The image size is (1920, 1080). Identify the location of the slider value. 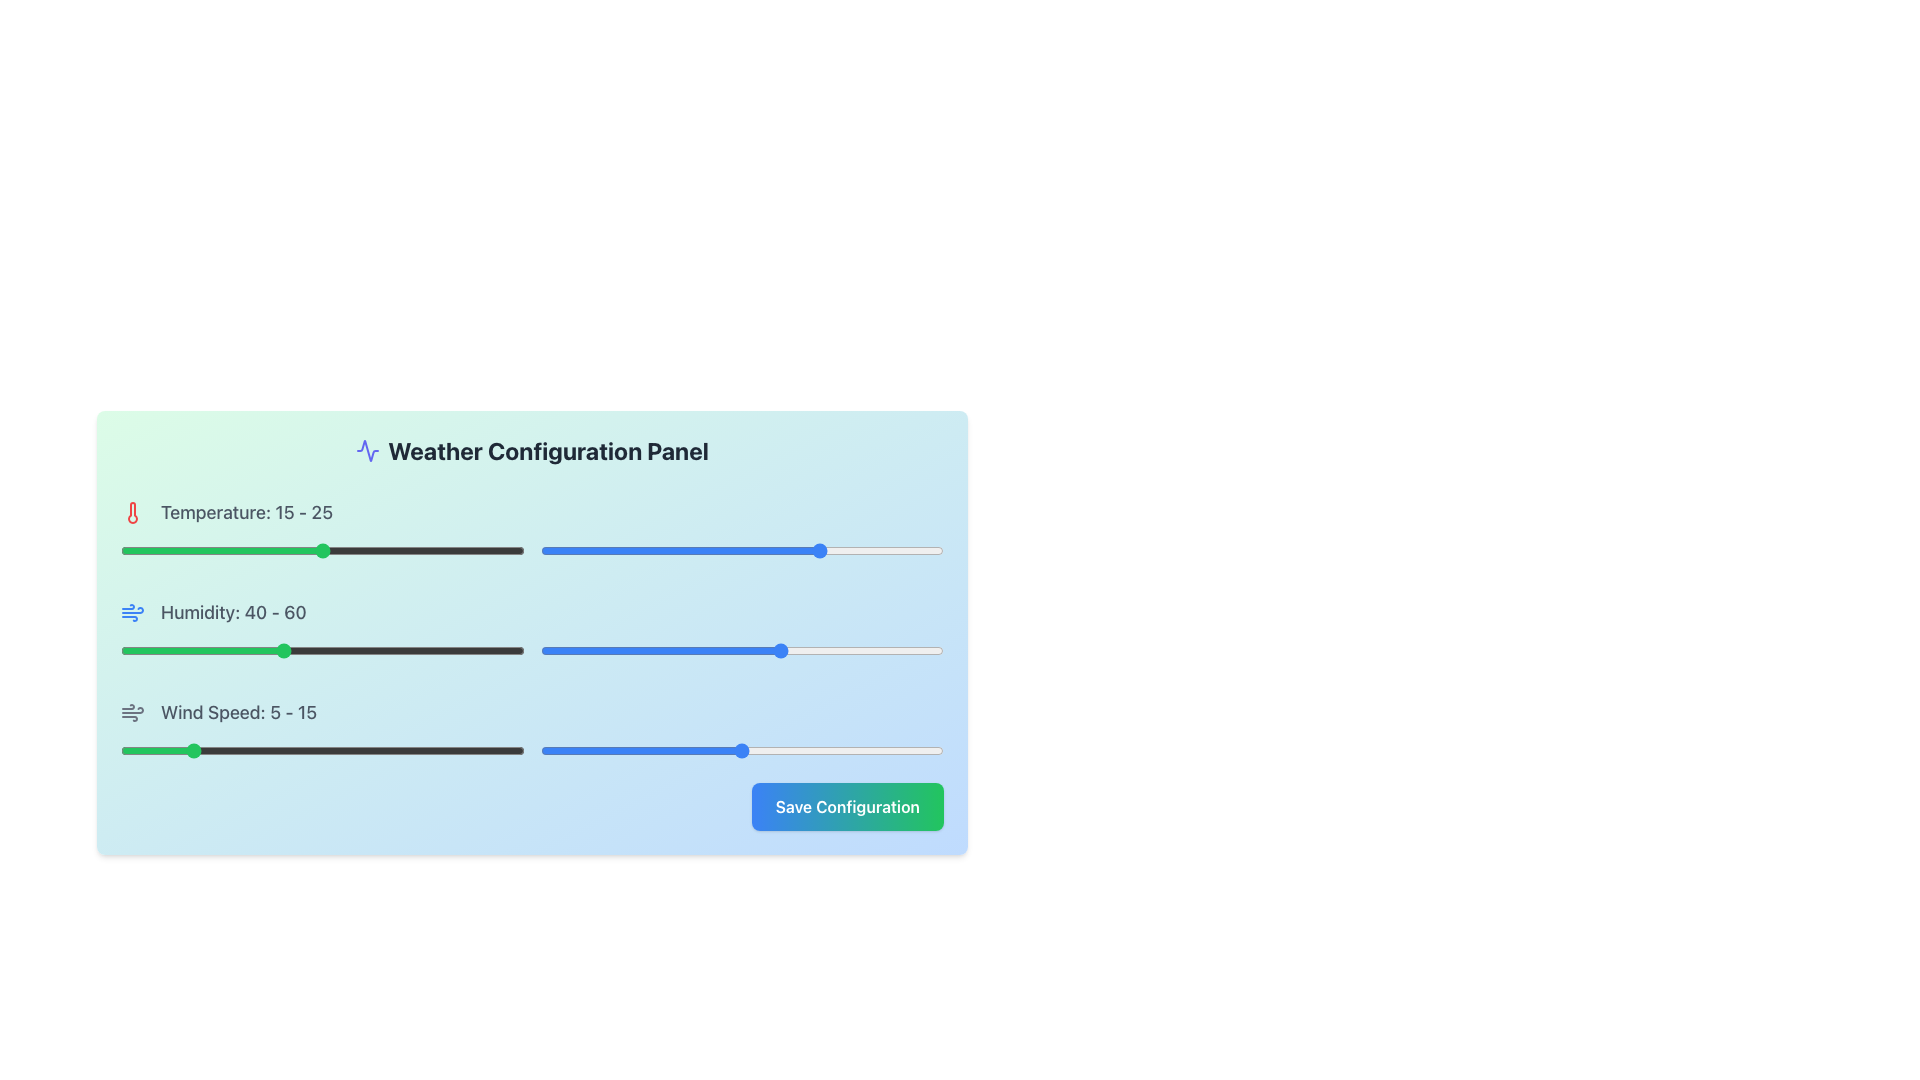
(633, 751).